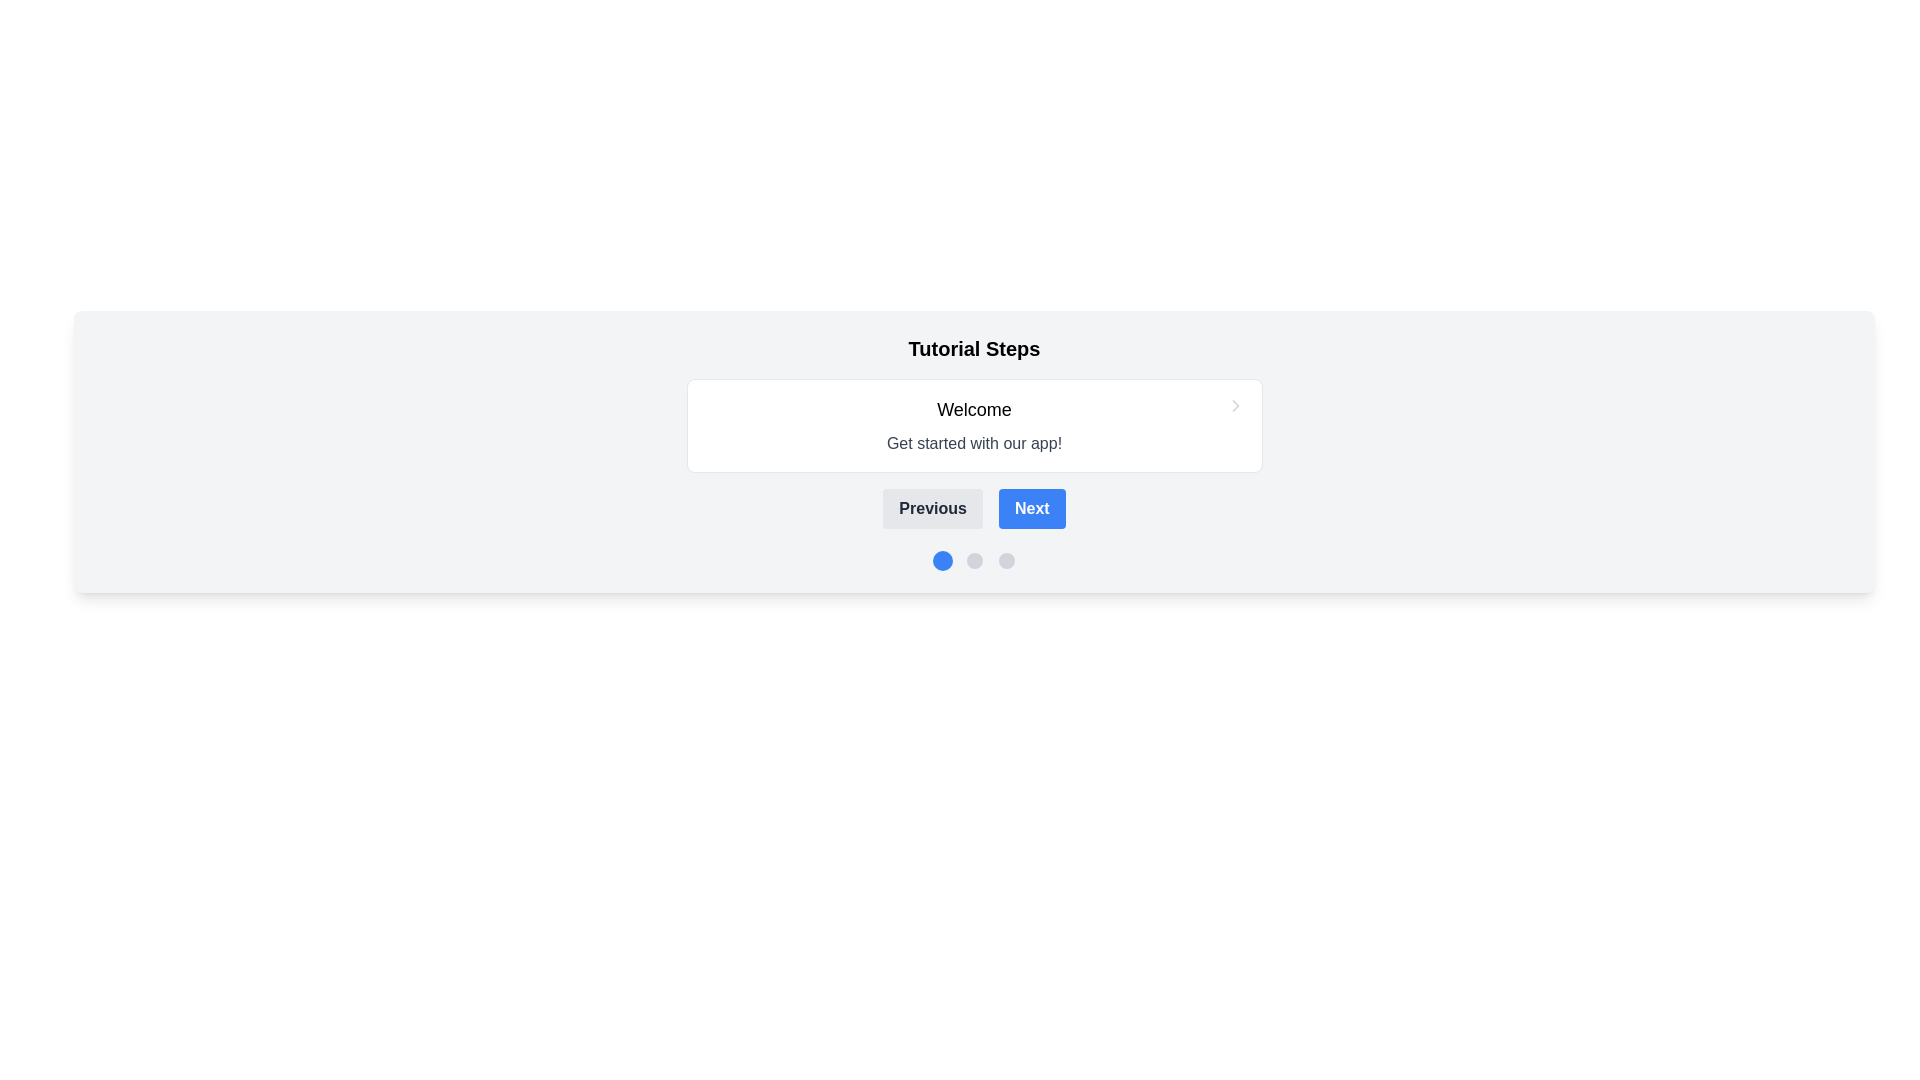 This screenshot has height=1080, width=1920. What do you see at coordinates (974, 560) in the screenshot?
I see `the second circular button, which is gray in color and located below the 'Tutorial Steps' text` at bounding box center [974, 560].